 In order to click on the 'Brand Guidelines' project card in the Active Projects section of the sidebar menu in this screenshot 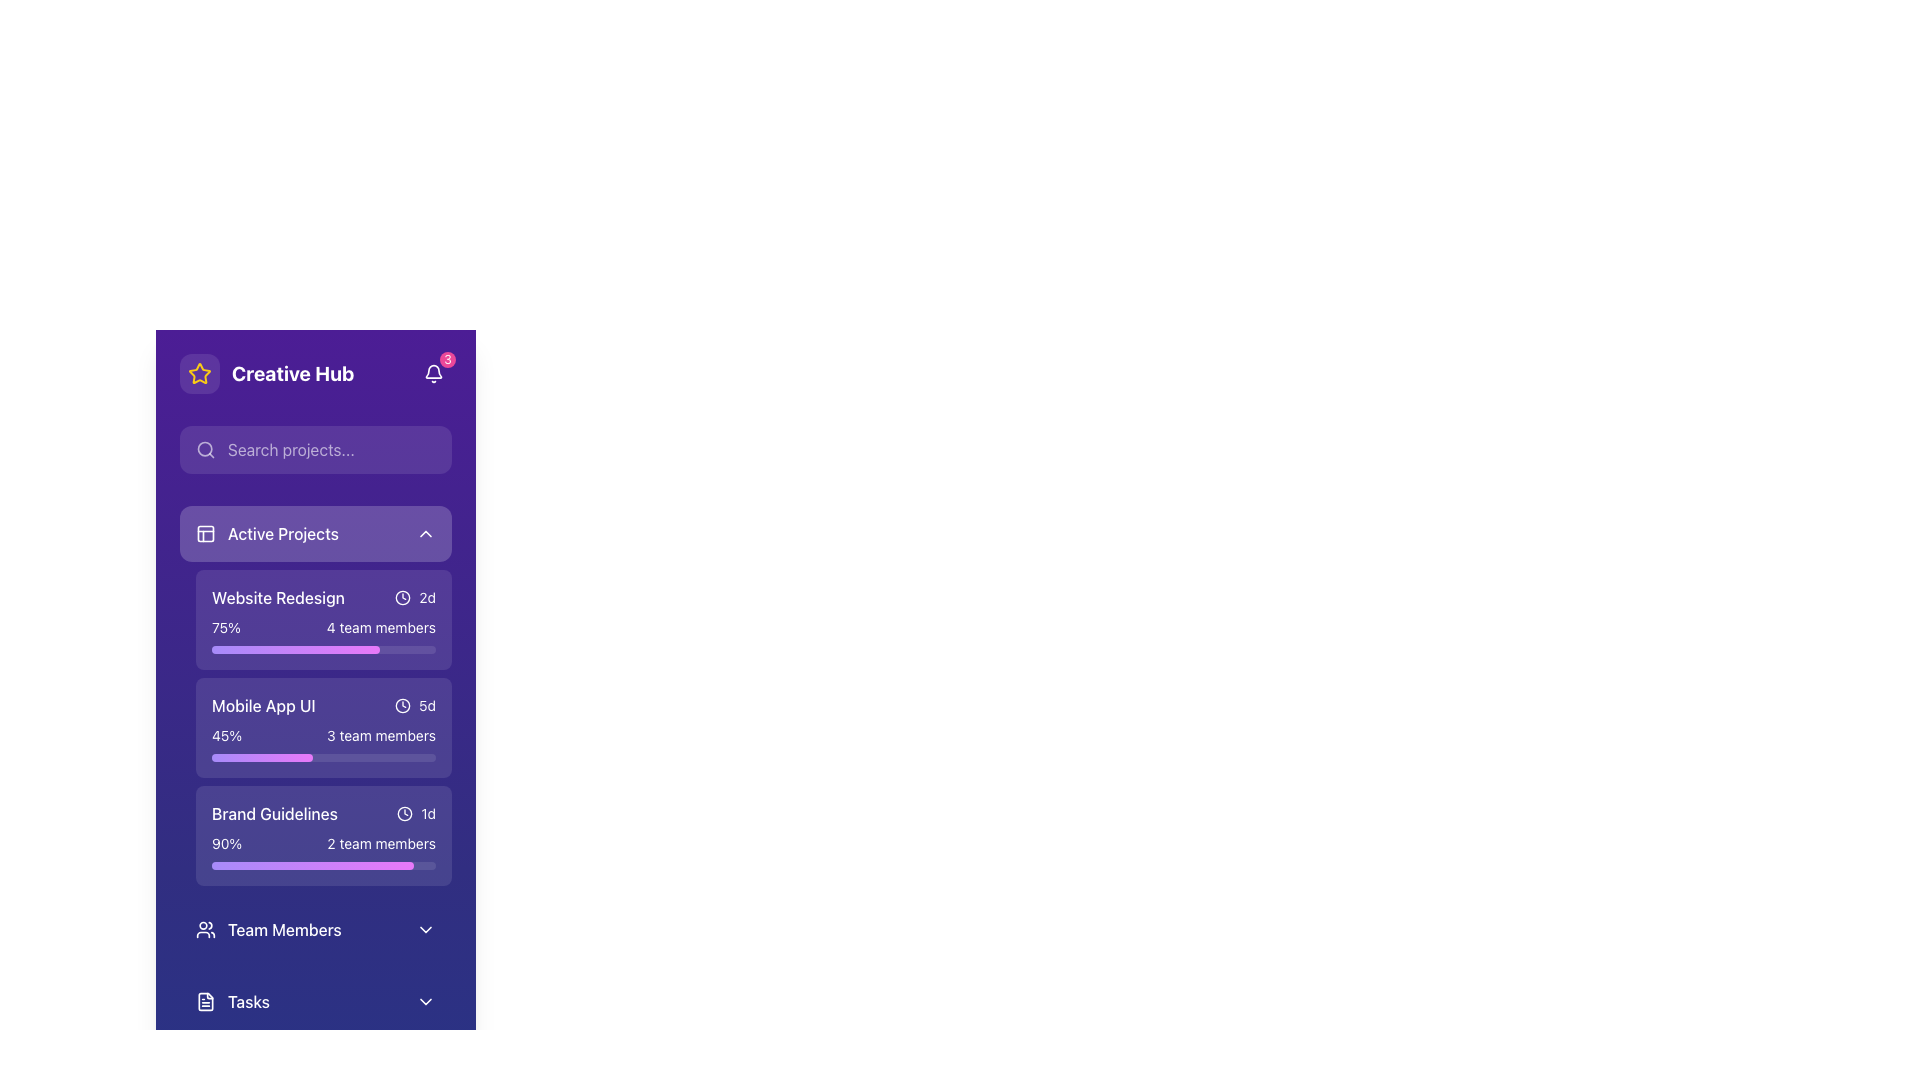, I will do `click(324, 813)`.